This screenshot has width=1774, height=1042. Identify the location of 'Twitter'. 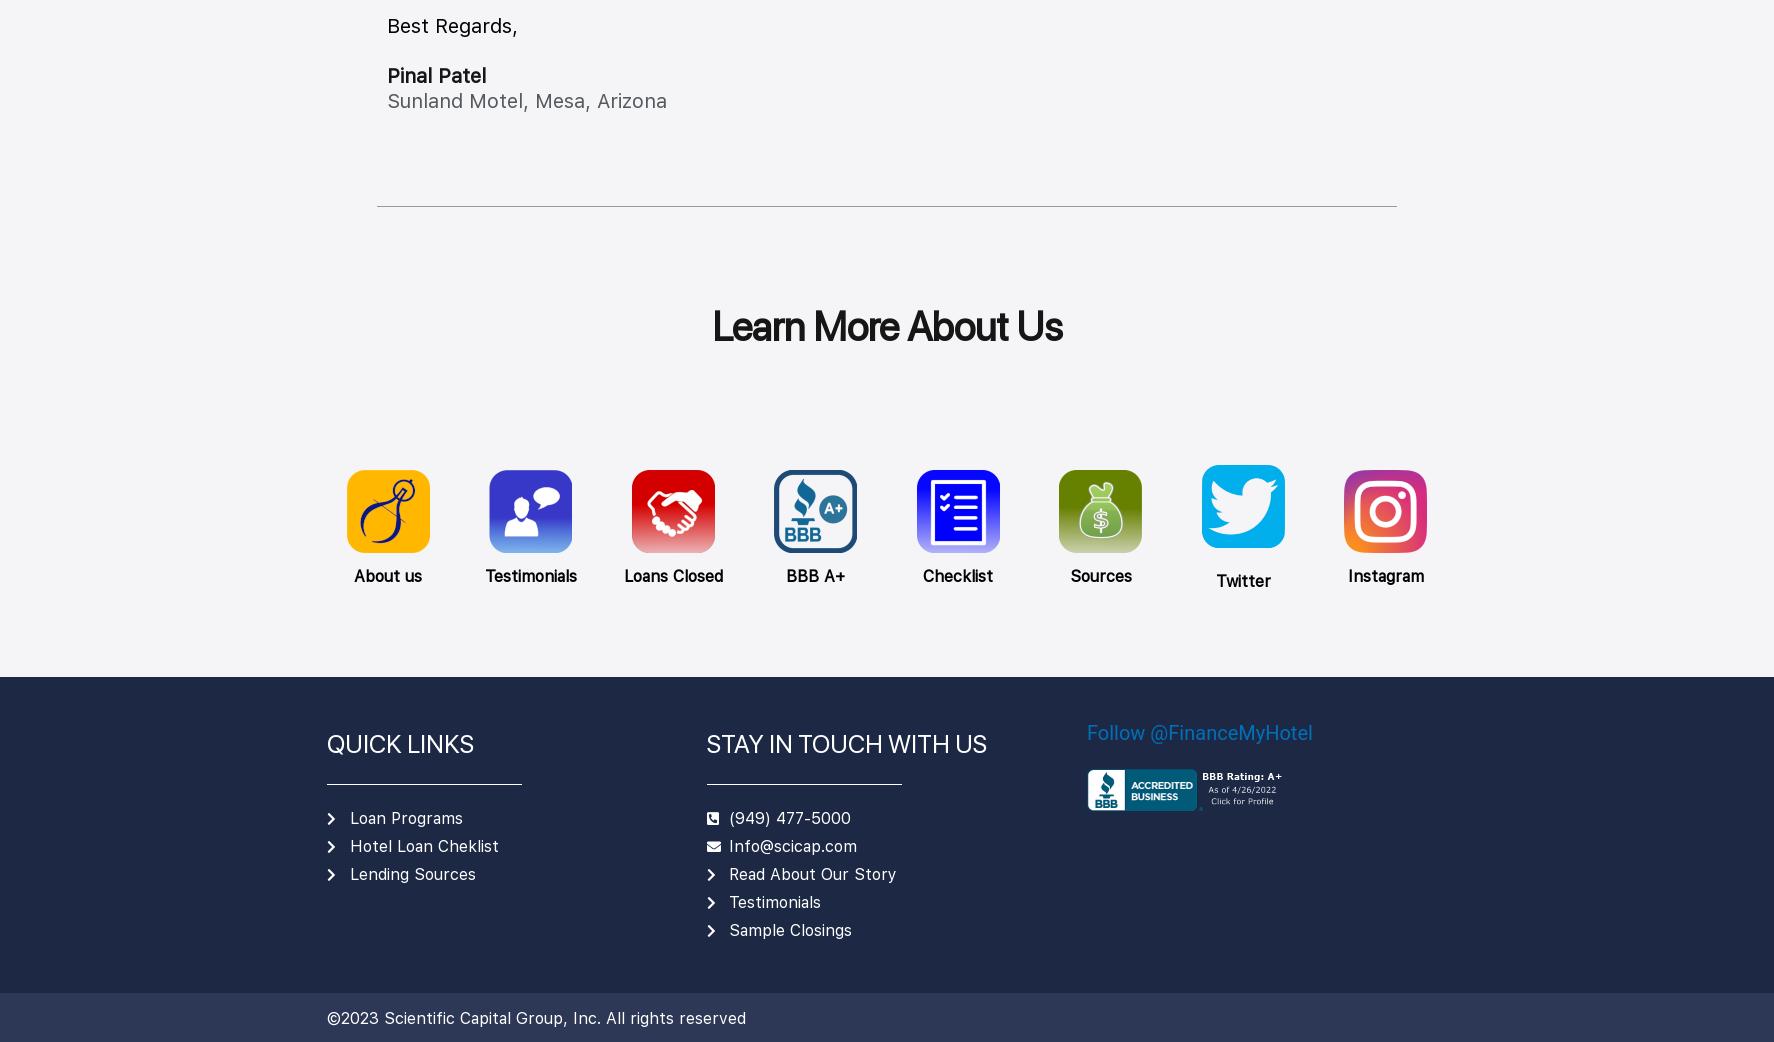
(1241, 579).